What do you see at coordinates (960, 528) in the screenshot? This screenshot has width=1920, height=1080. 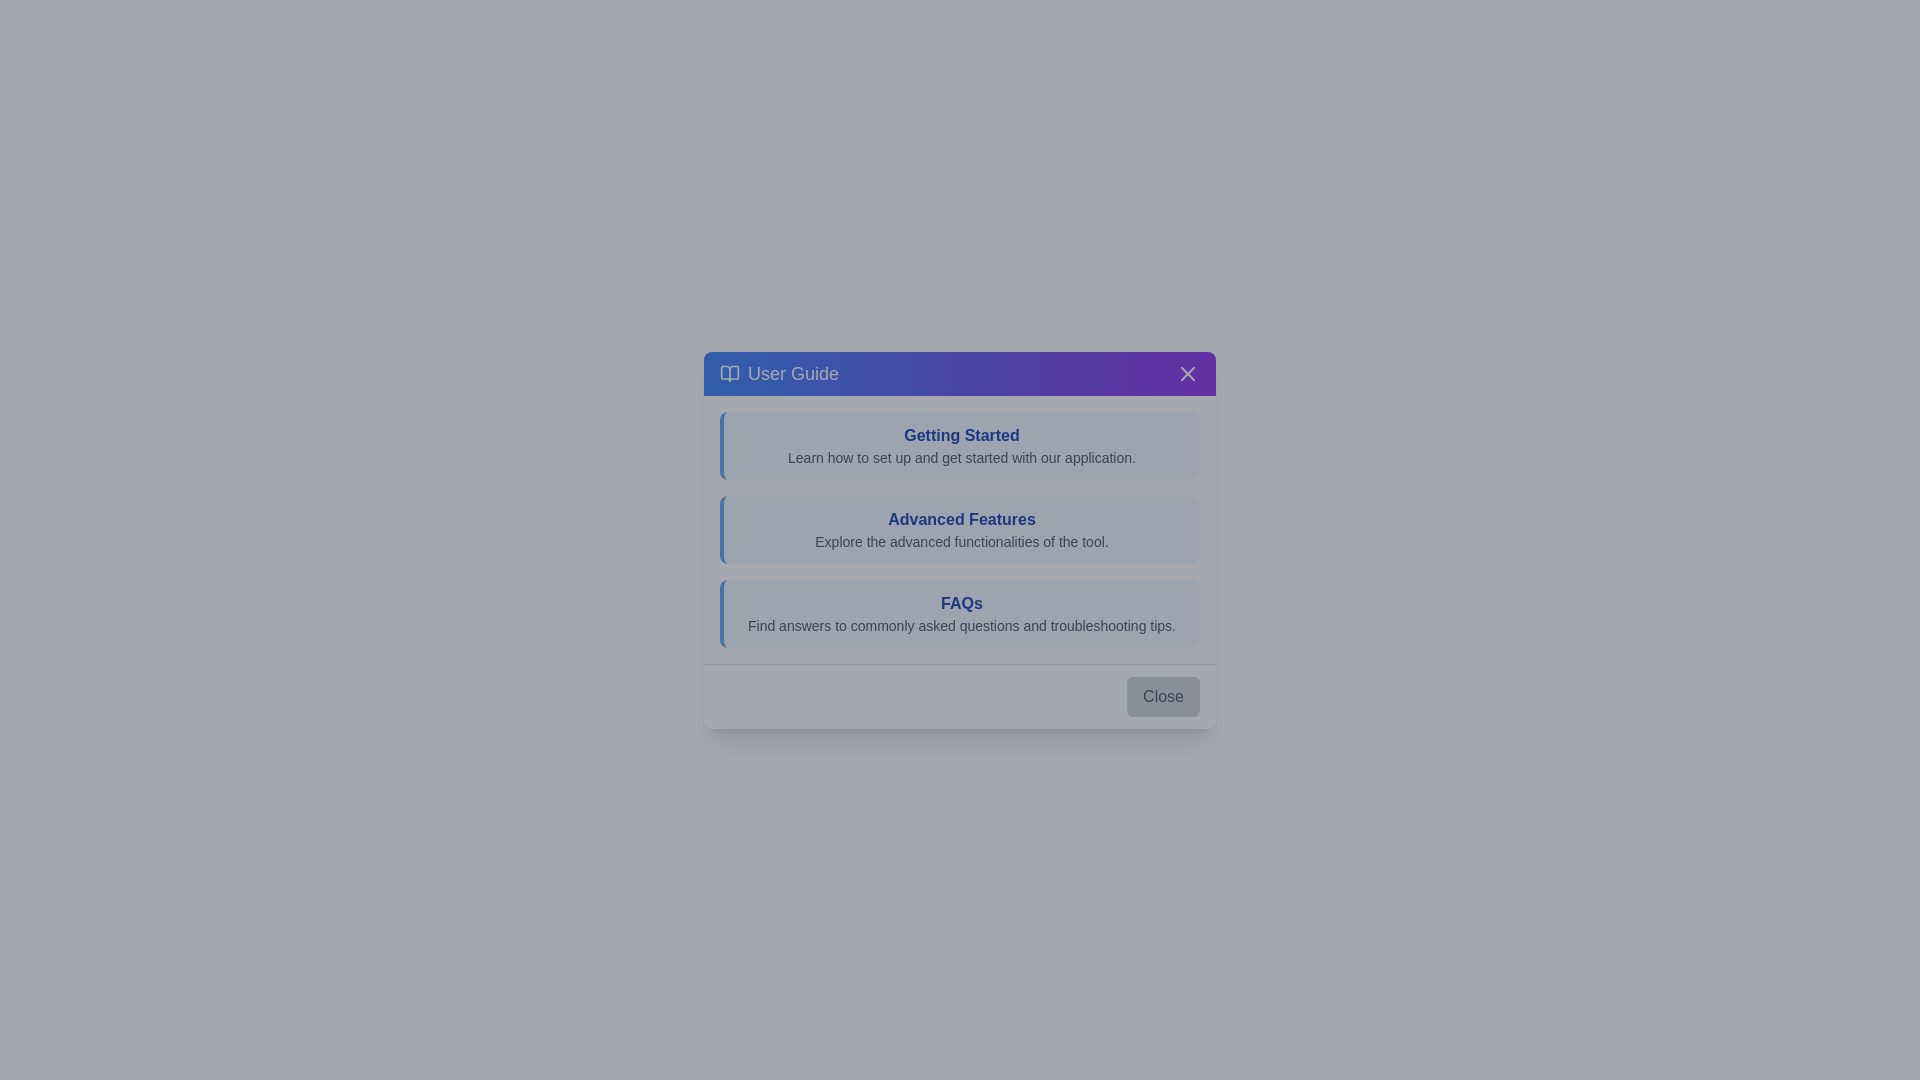 I see `the 'Advanced Features' informational section with a light blue background and dark blue heading in the 'User Guide' dialog box` at bounding box center [960, 528].